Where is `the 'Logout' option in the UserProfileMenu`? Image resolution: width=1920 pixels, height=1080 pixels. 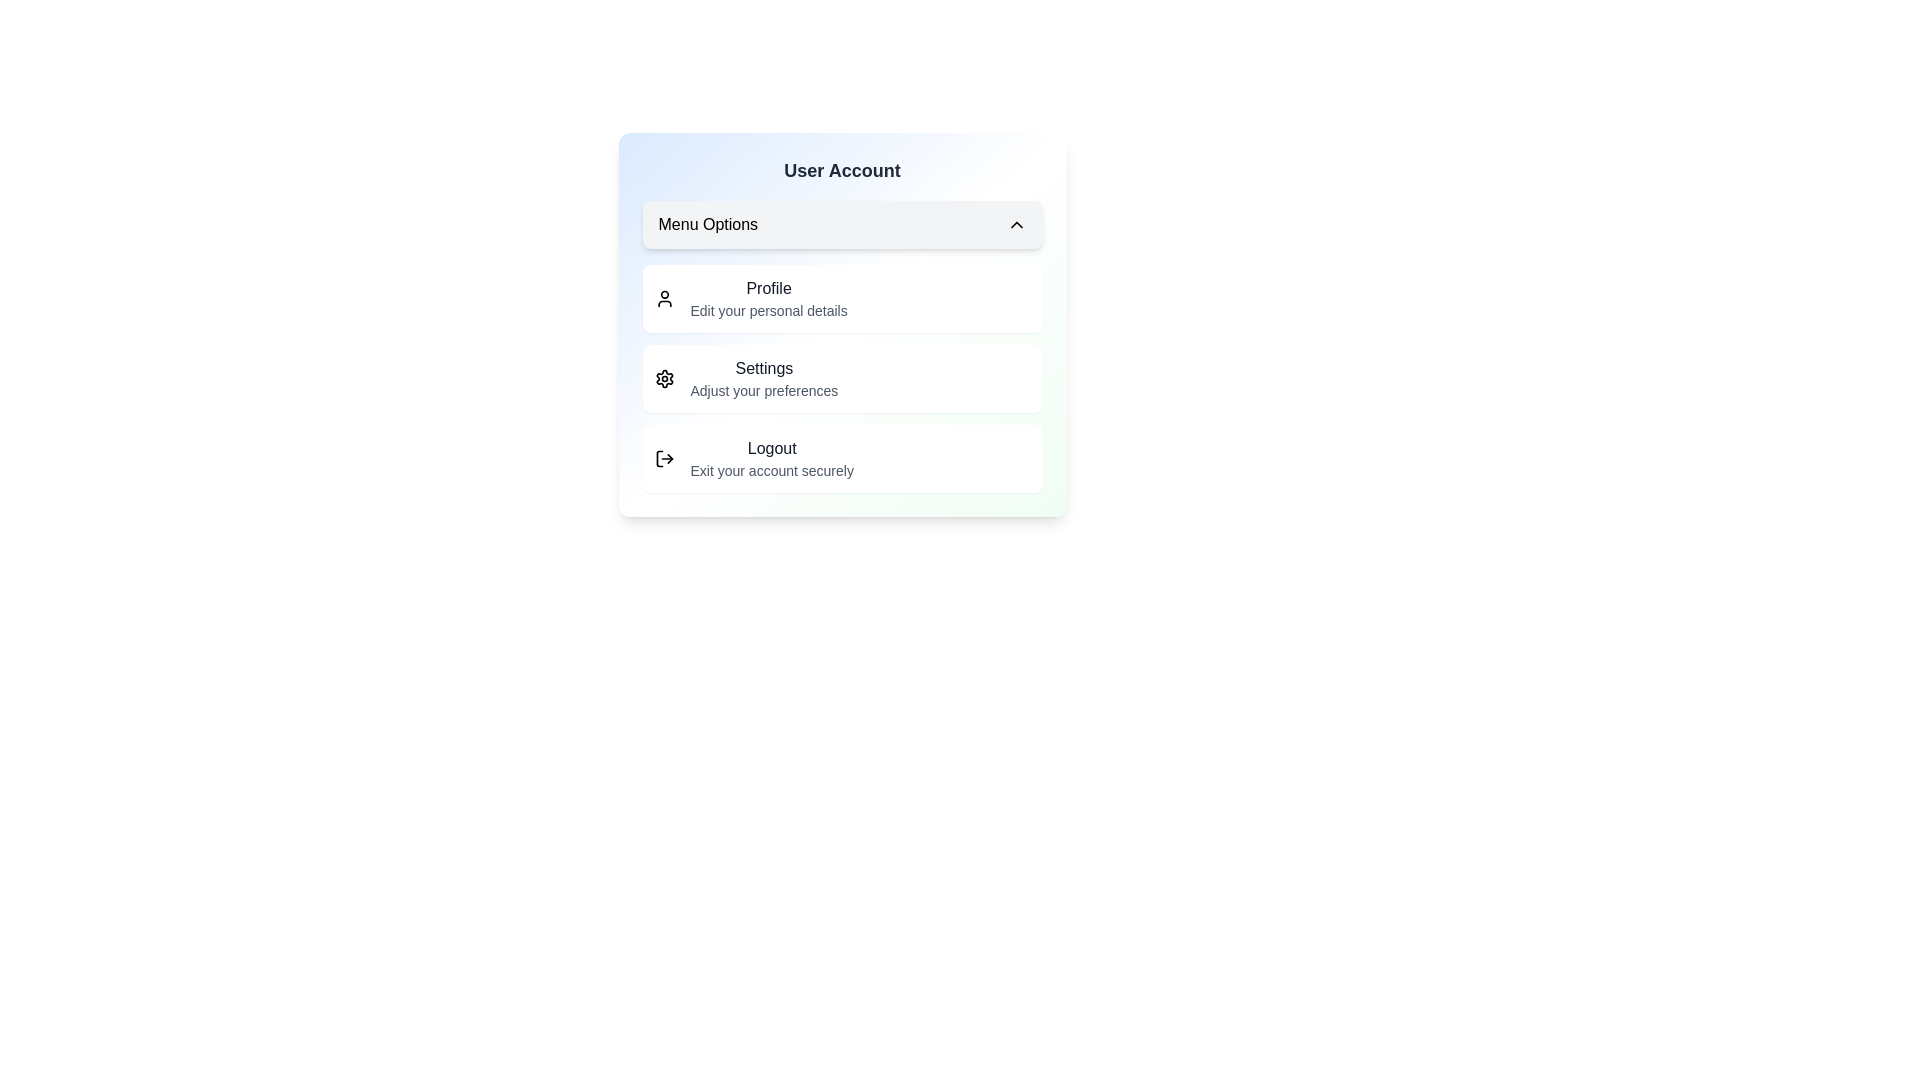 the 'Logout' option in the UserProfileMenu is located at coordinates (842, 459).